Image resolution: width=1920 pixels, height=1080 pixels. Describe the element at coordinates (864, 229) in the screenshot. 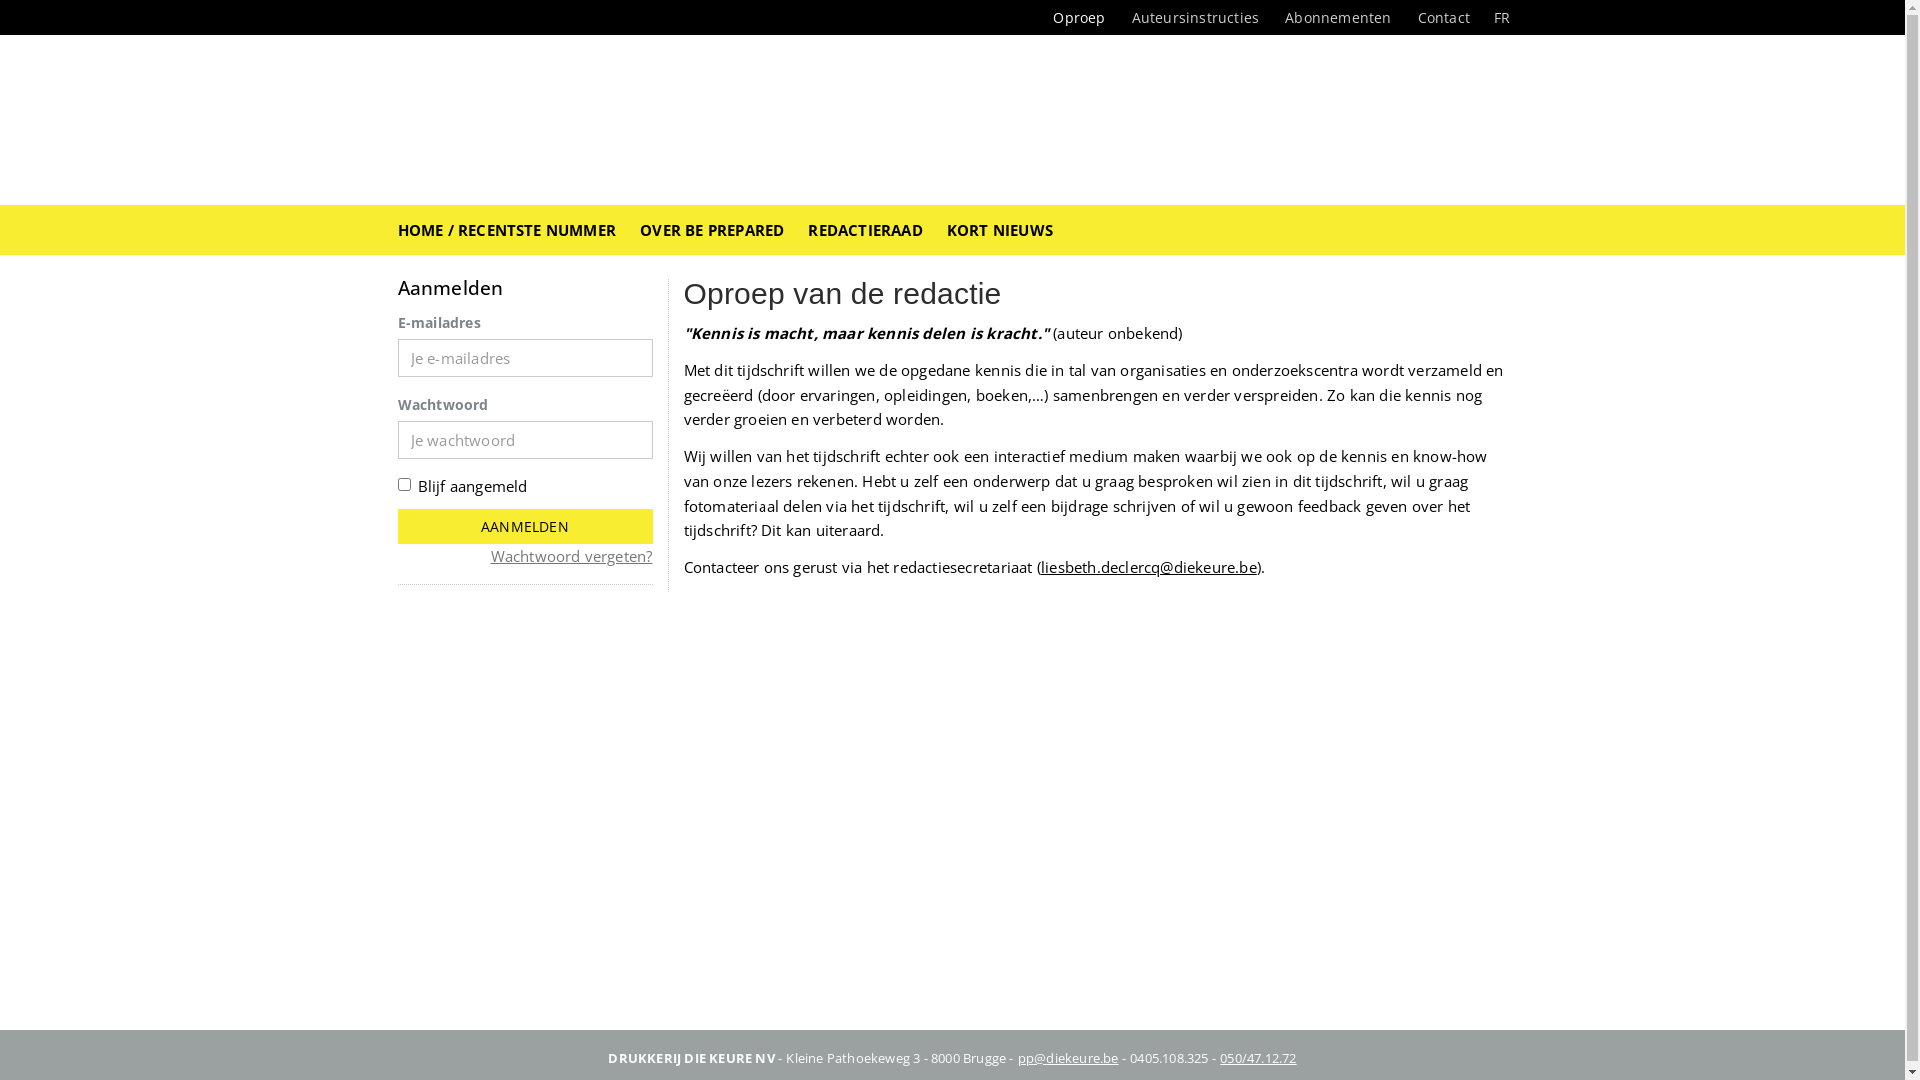

I see `'REDACTIERAAD'` at that location.